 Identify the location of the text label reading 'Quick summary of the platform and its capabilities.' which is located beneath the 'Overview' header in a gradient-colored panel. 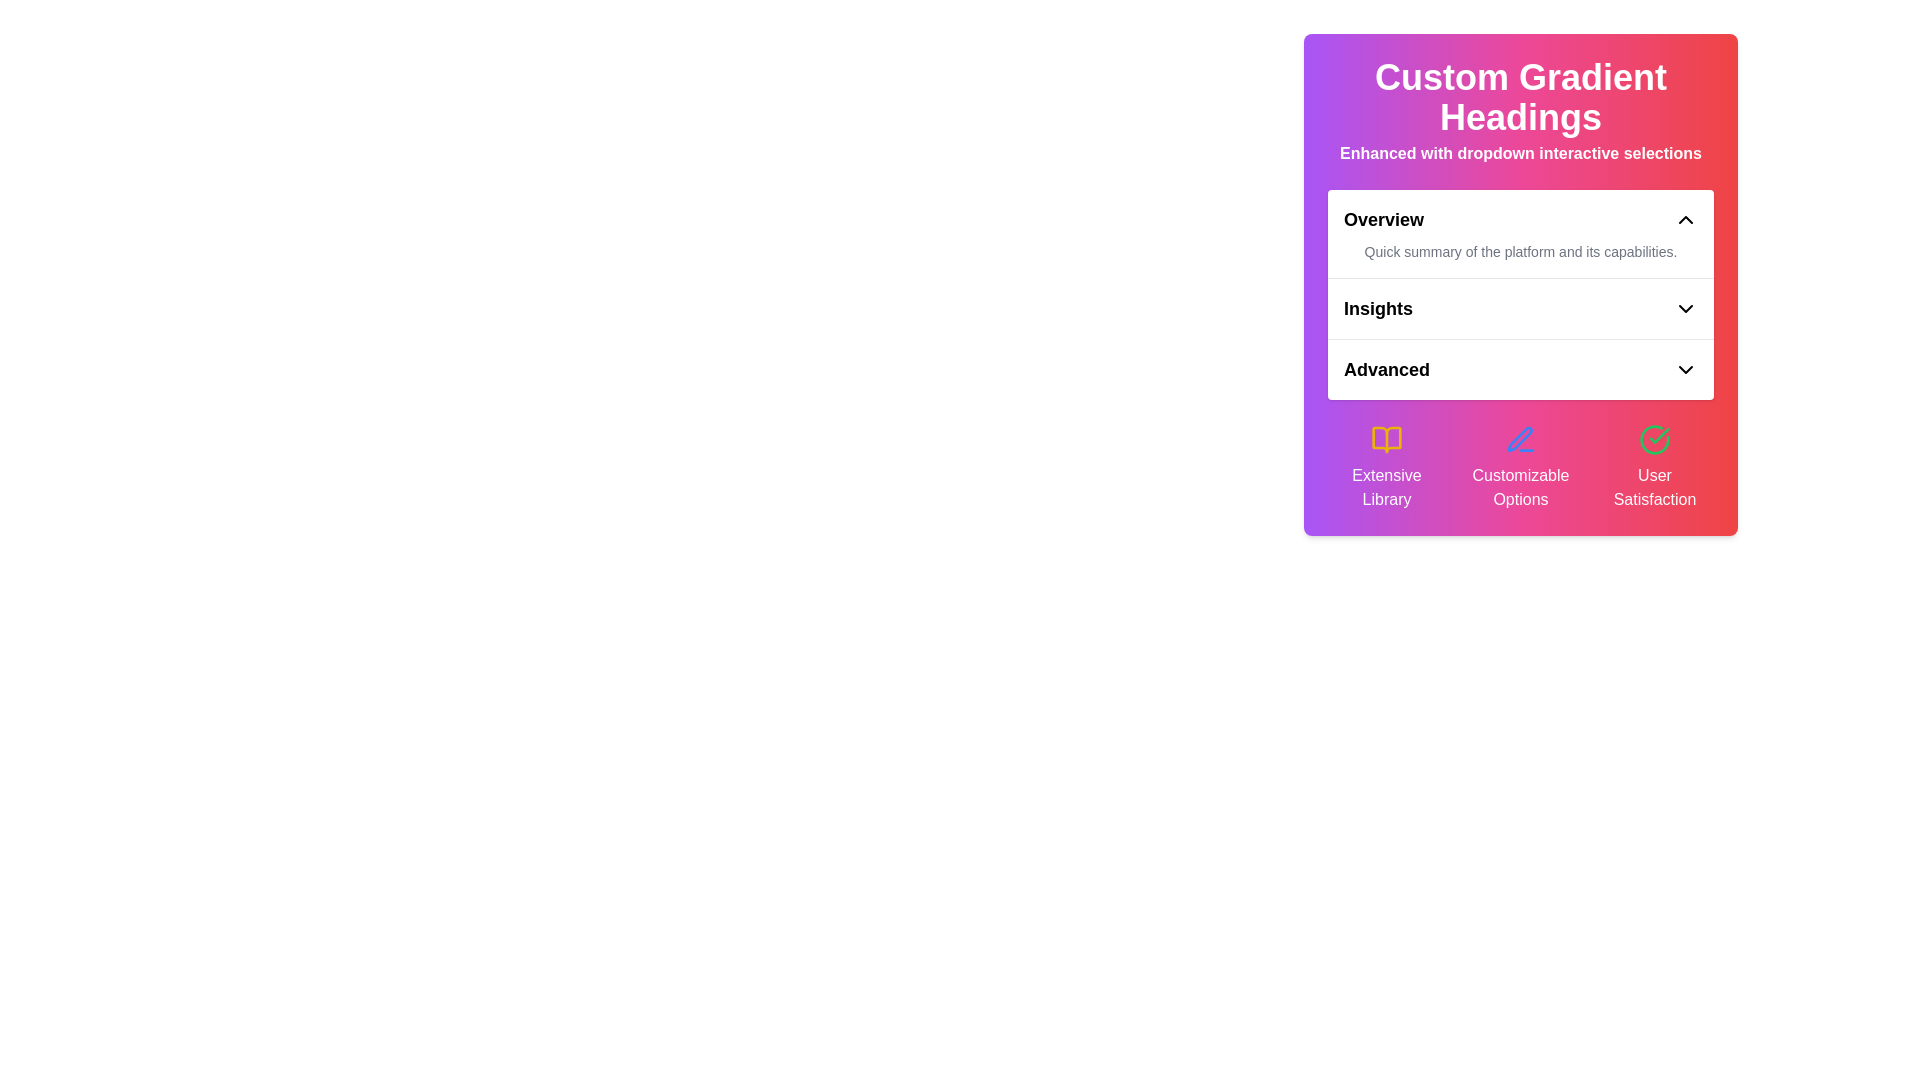
(1520, 250).